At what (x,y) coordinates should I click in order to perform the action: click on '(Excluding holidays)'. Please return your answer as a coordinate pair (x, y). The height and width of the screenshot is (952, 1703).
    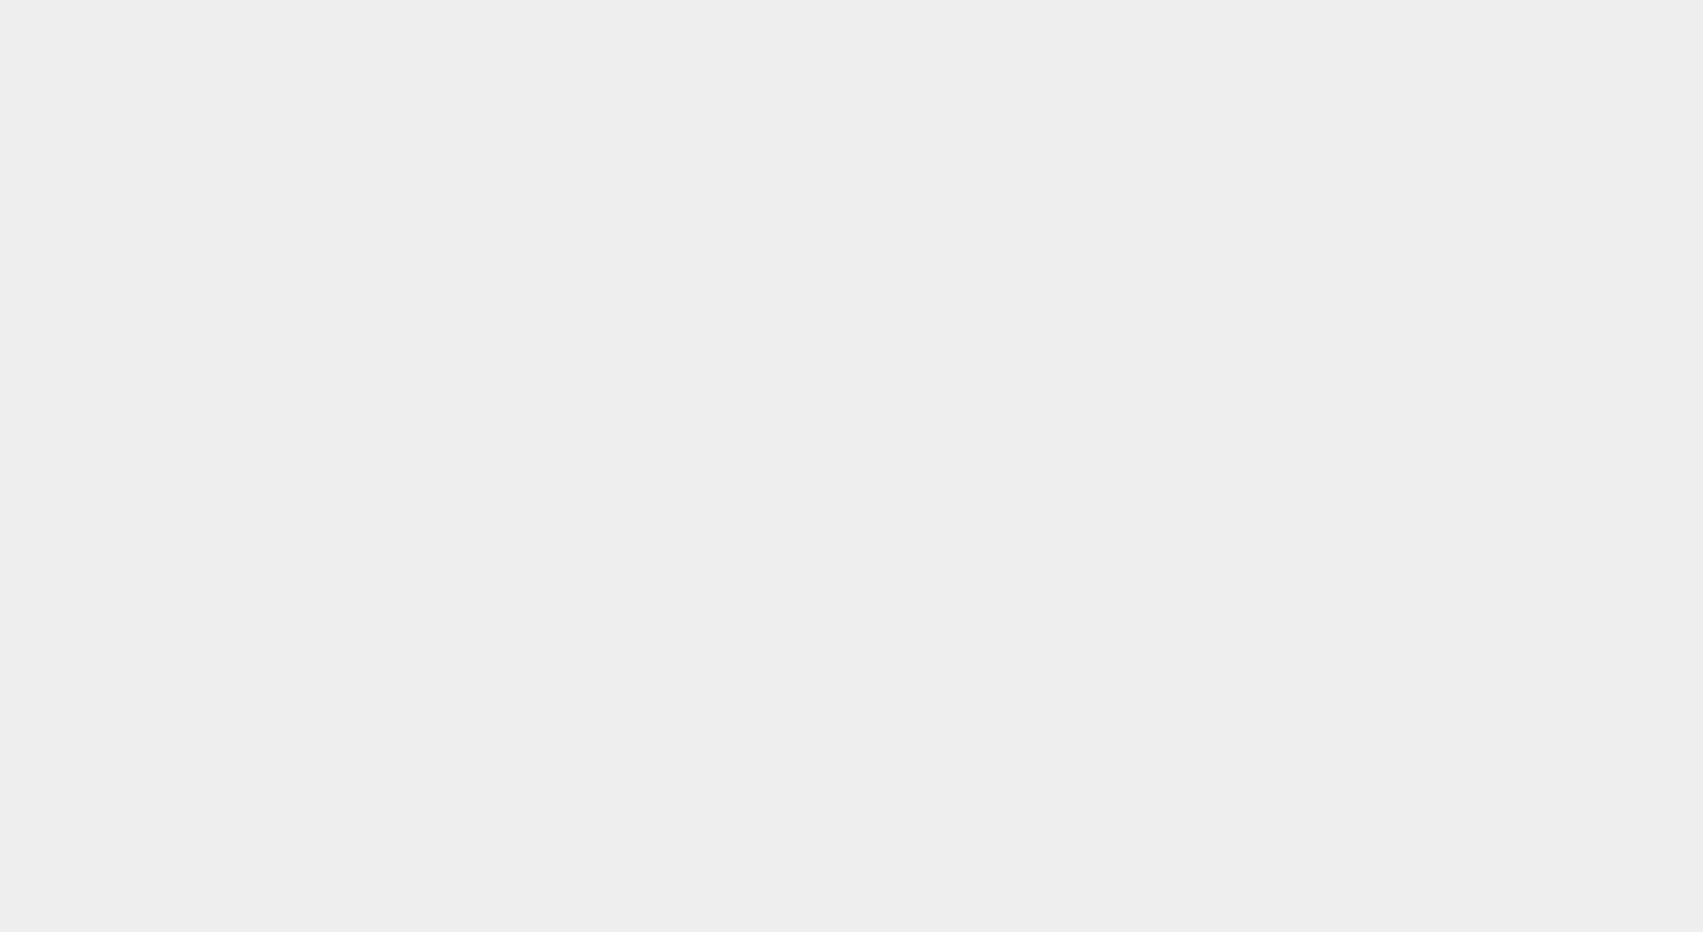
    Looking at the image, I should click on (1095, 745).